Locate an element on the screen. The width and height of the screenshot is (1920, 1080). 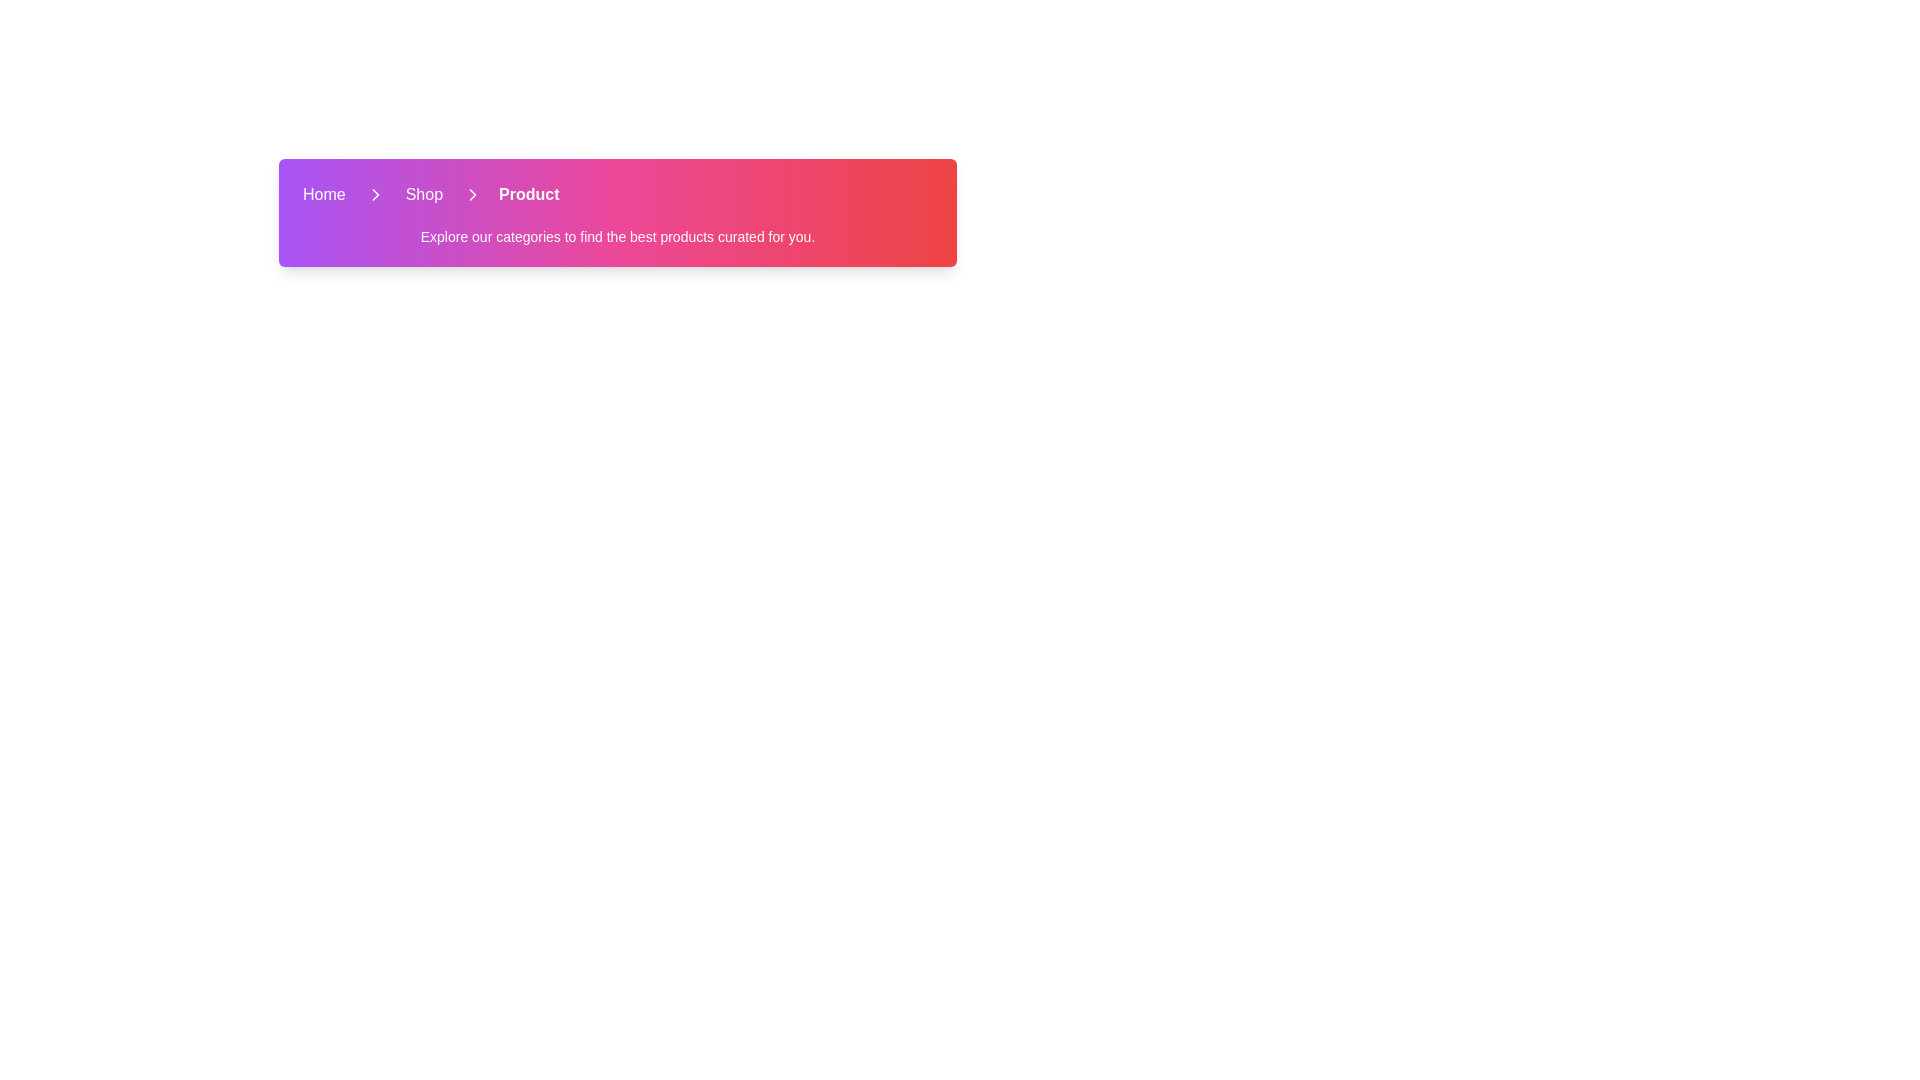
the right-facing chevron SVG icon located between the 'Shop' and 'Product' text elements in the breadcrumb navigation is located at coordinates (472, 195).